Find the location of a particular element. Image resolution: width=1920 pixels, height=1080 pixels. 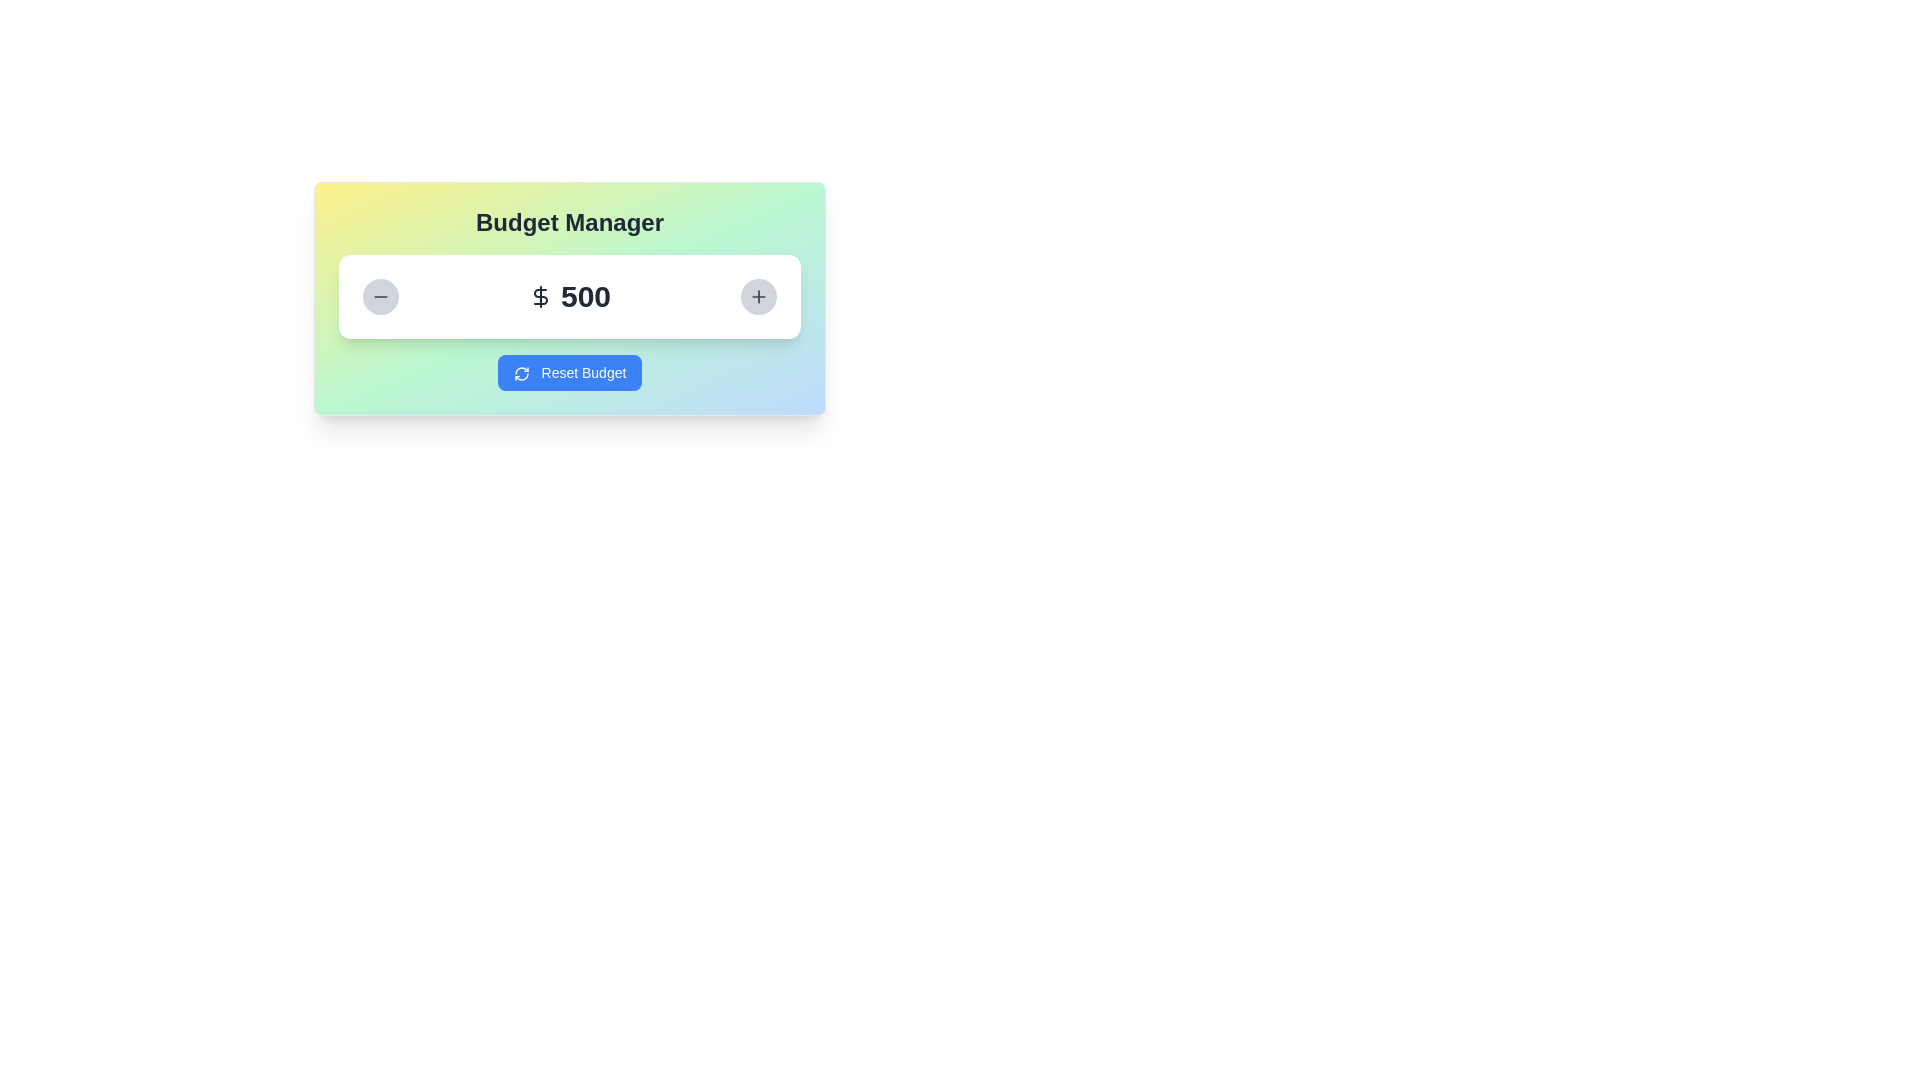

the text header element styled with center alignment and bold font that reads 'Budget Manager' located at the top of the UI card is located at coordinates (569, 223).